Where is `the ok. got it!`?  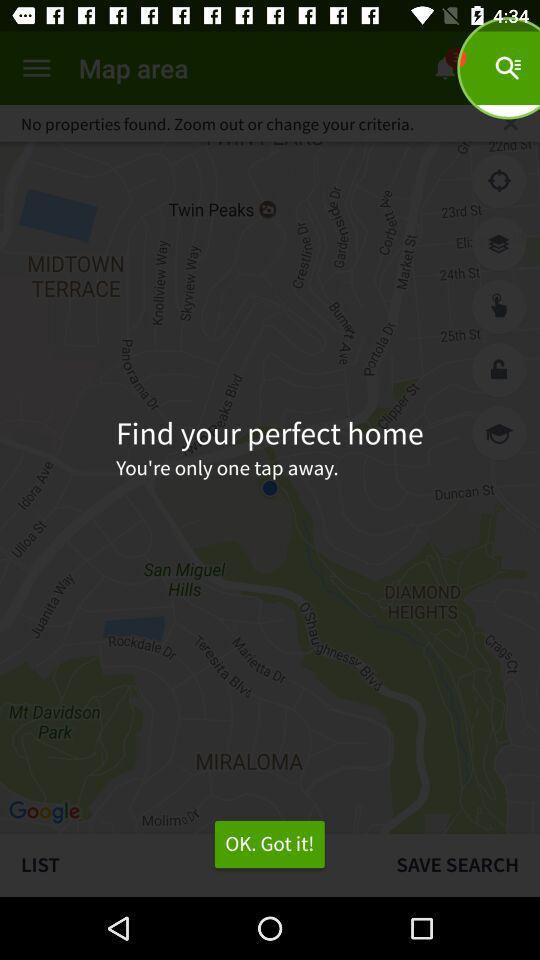 the ok. got it! is located at coordinates (269, 843).